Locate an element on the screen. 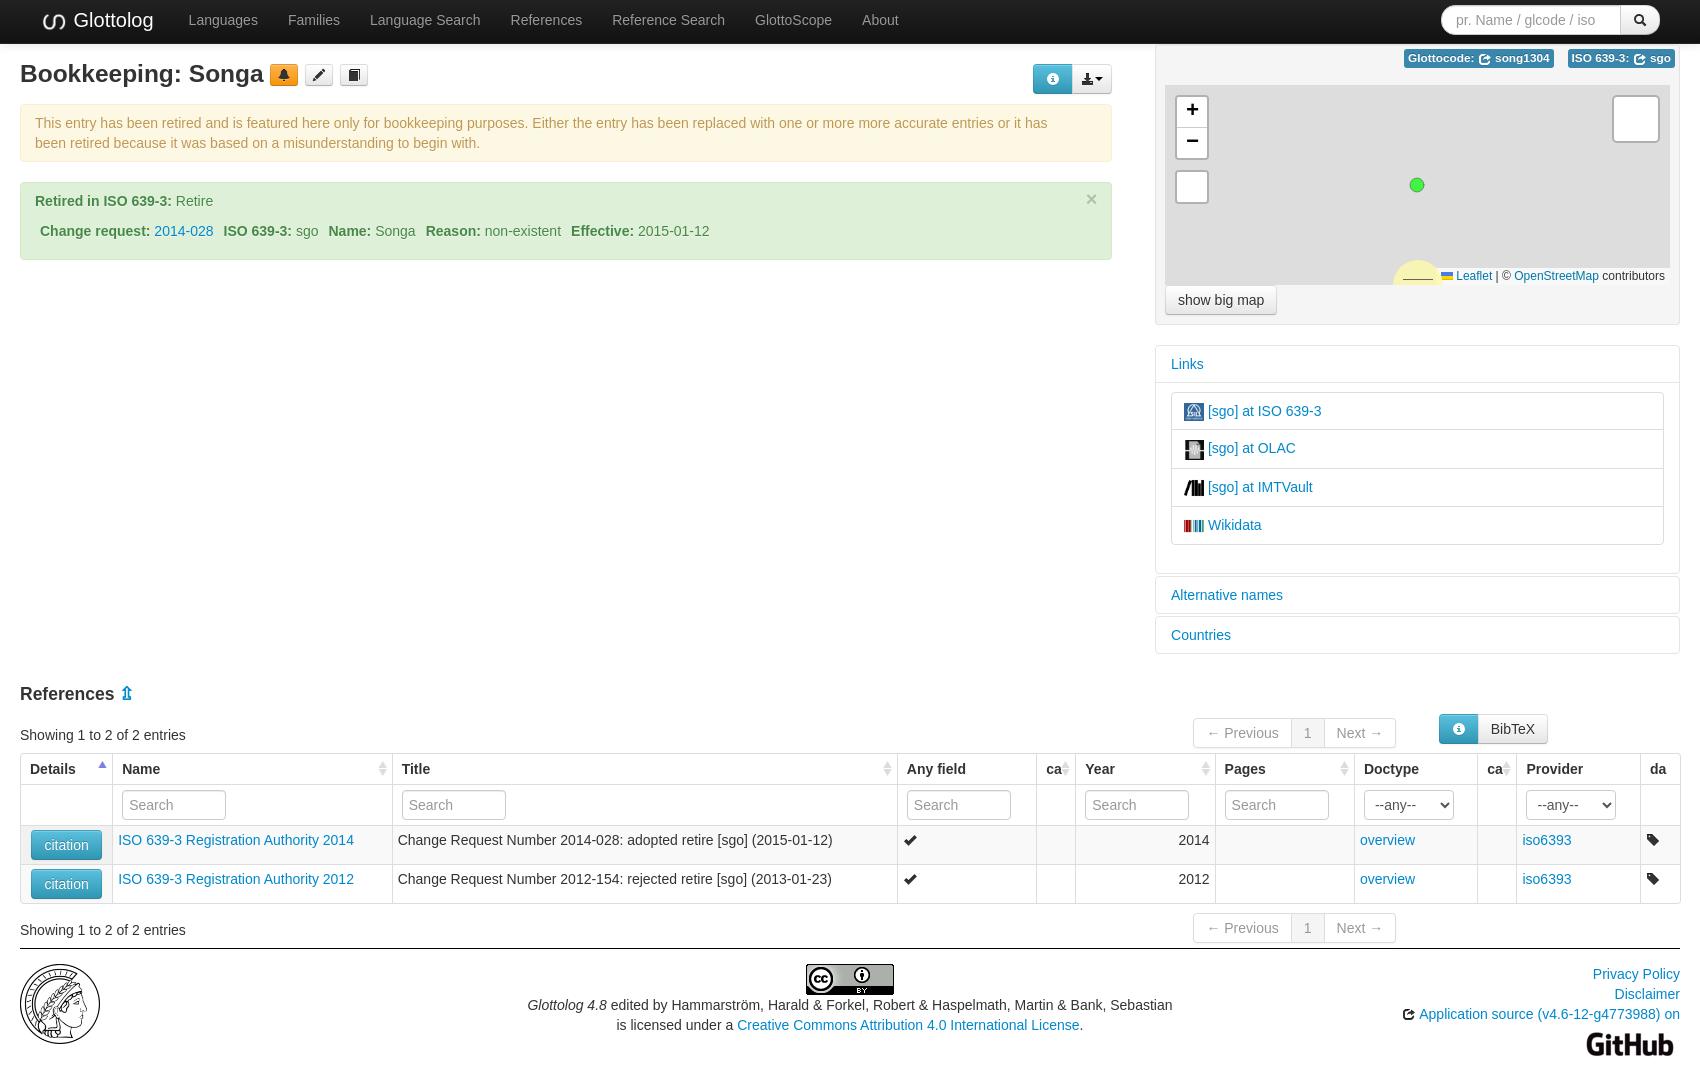 This screenshot has width=1700, height=1065. 'Name' is located at coordinates (139, 767).